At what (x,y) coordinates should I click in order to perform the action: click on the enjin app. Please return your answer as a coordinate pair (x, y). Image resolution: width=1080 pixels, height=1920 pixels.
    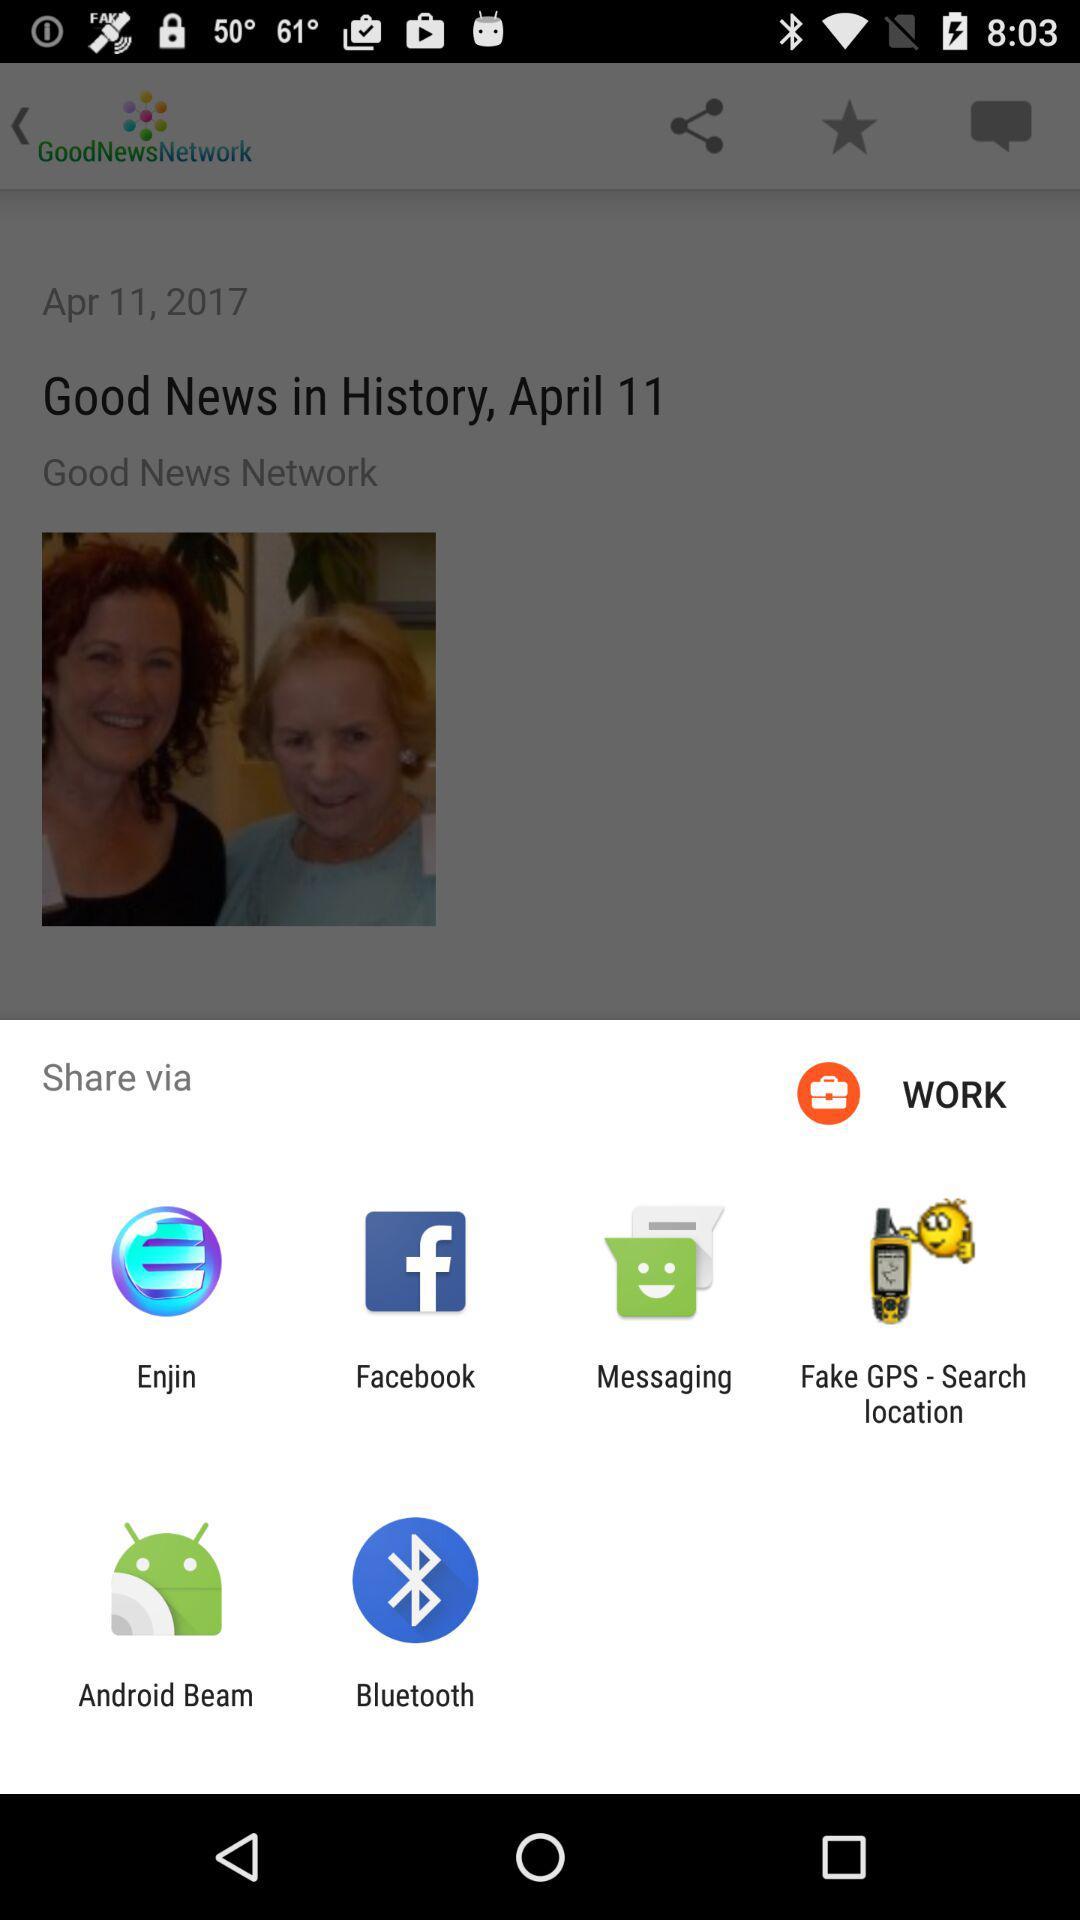
    Looking at the image, I should click on (165, 1392).